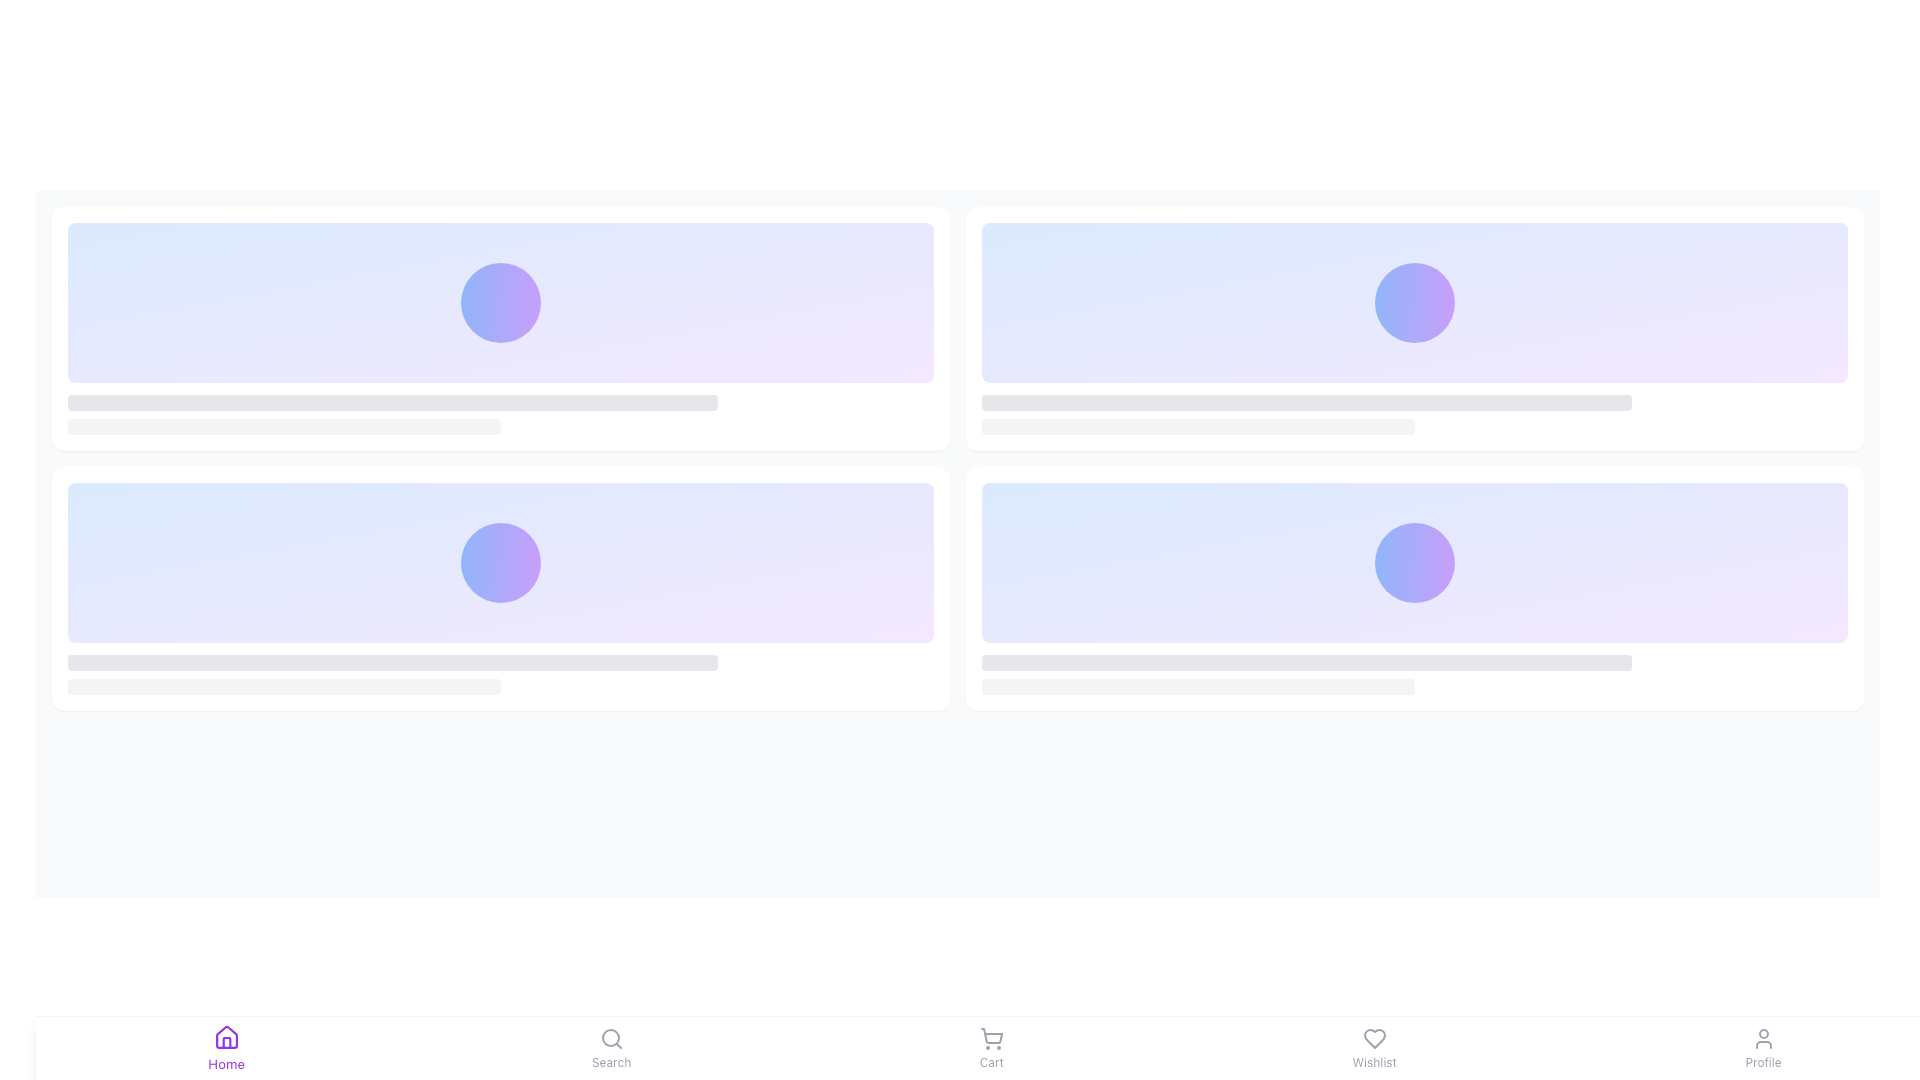 Image resolution: width=1920 pixels, height=1080 pixels. I want to click on the white card with rounded corners and shadow effect located in the bottom-right cell of a 2x2 grid for more information, so click(1414, 588).